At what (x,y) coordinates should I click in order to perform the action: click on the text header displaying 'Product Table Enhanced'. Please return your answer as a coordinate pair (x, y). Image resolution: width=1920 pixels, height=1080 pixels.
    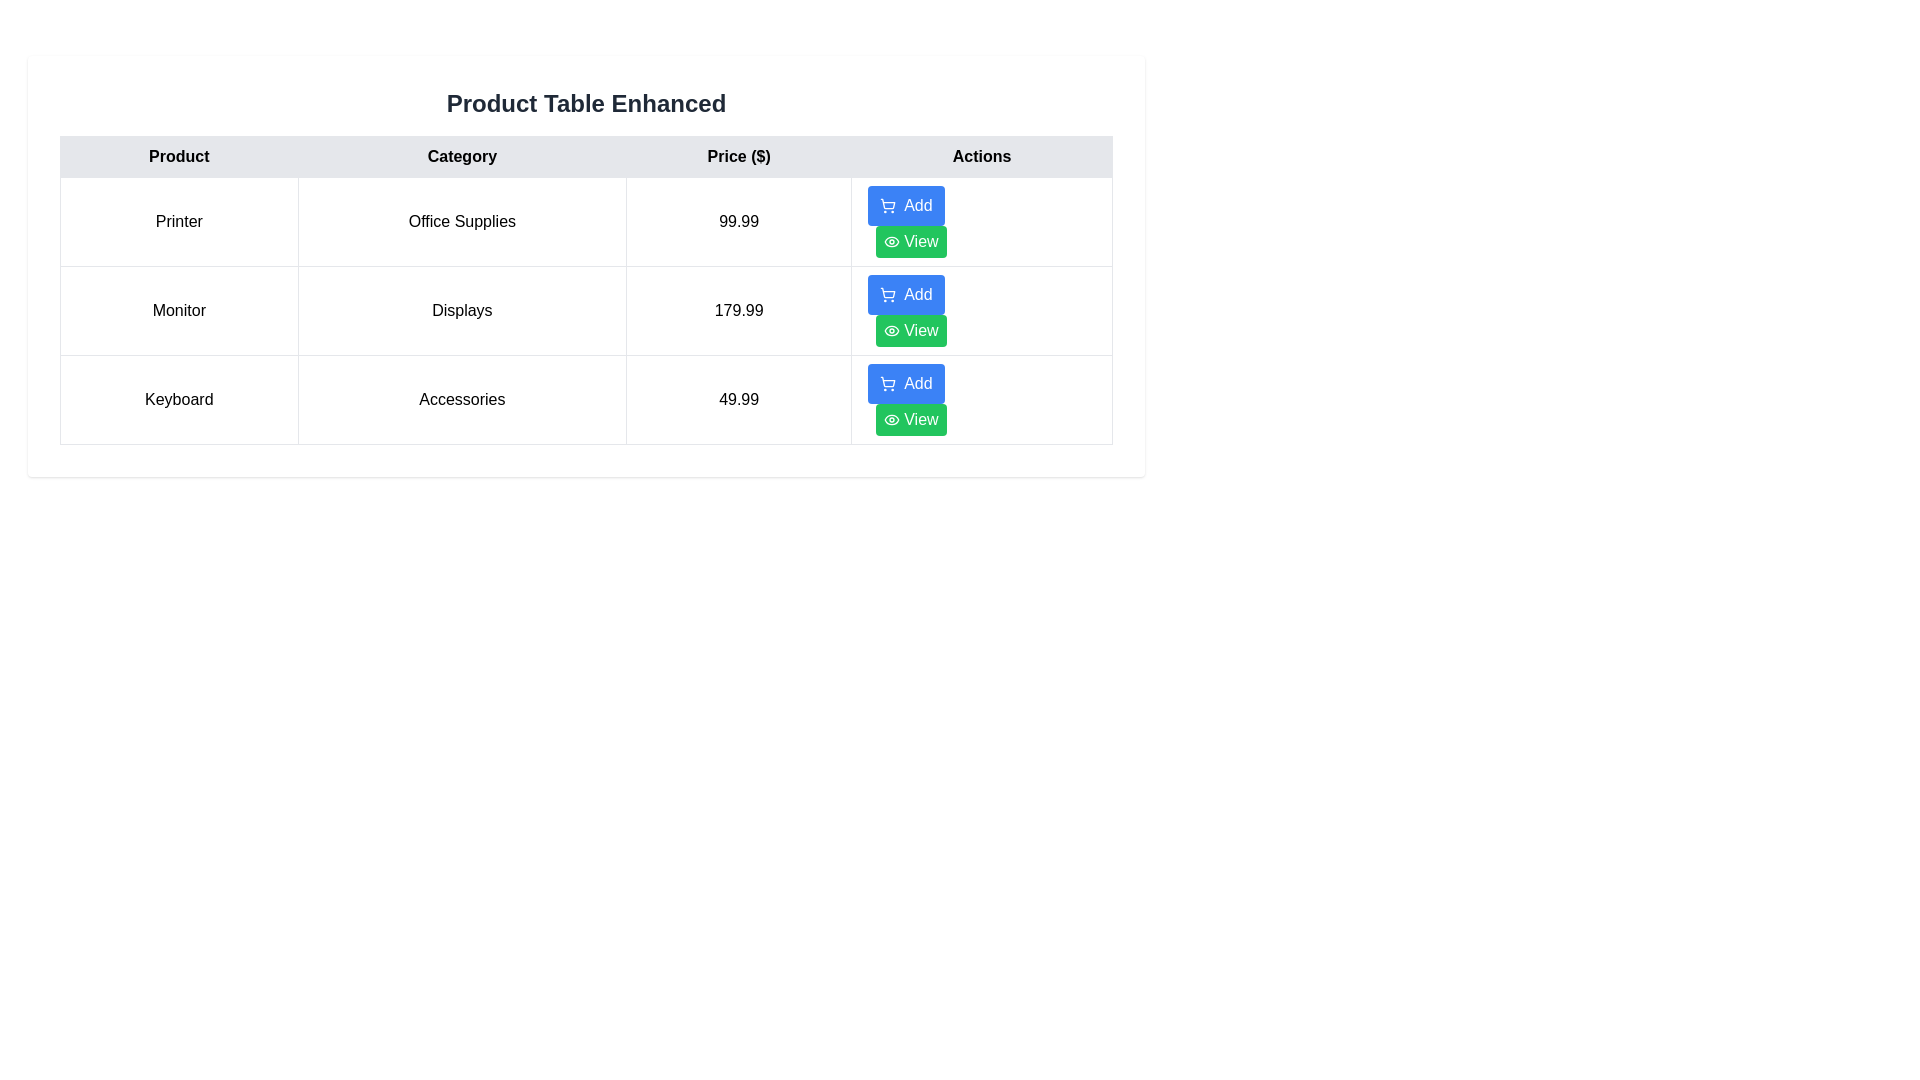
    Looking at the image, I should click on (585, 104).